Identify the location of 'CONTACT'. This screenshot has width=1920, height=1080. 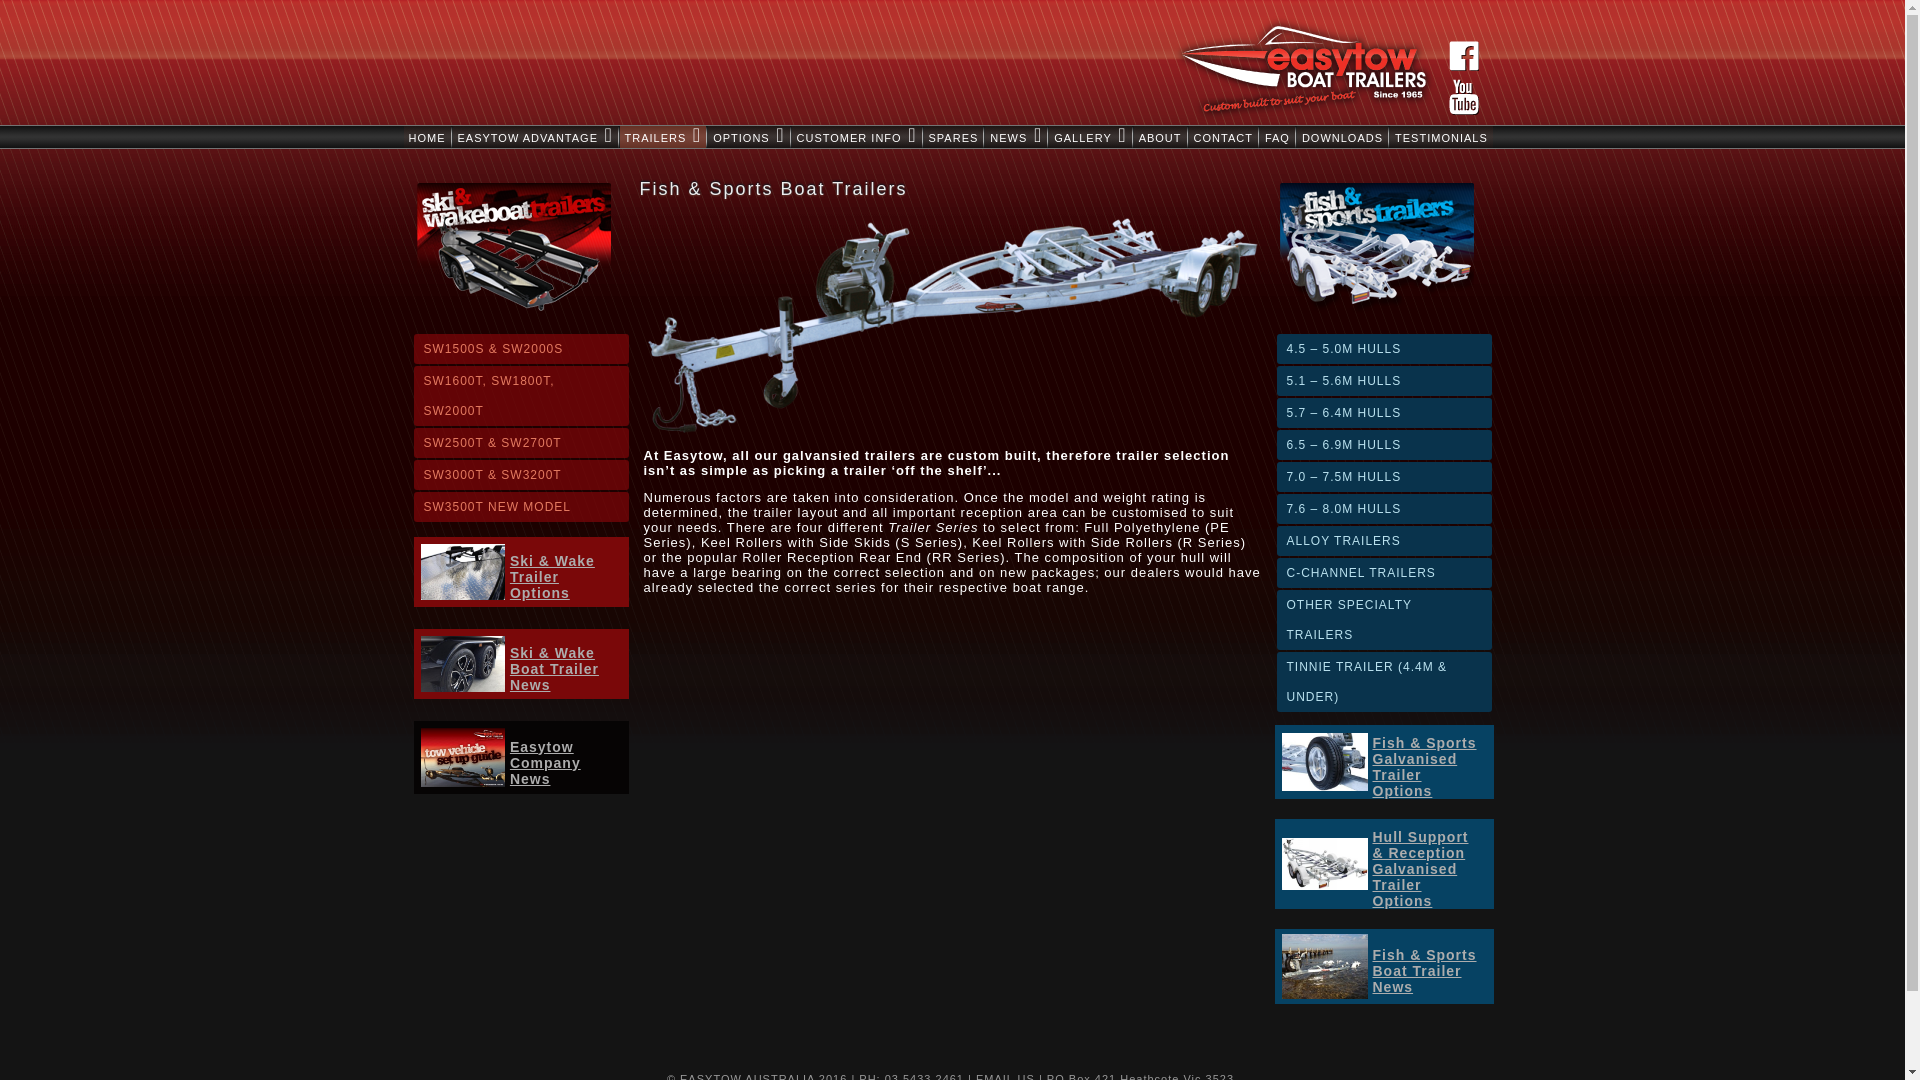
(1222, 136).